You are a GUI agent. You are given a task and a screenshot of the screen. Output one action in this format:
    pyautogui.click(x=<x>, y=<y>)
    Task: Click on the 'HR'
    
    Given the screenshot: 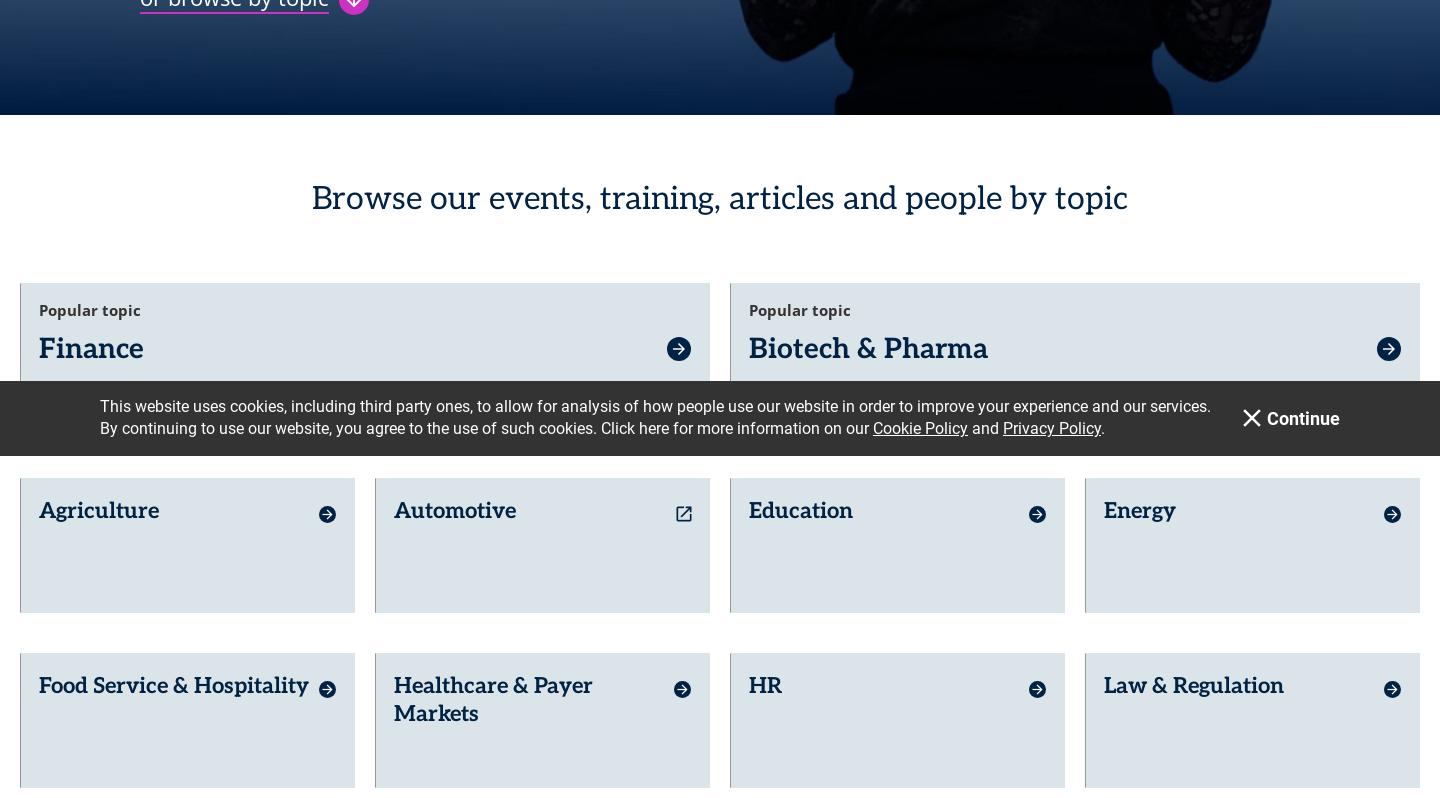 What is the action you would take?
    pyautogui.click(x=764, y=671)
    